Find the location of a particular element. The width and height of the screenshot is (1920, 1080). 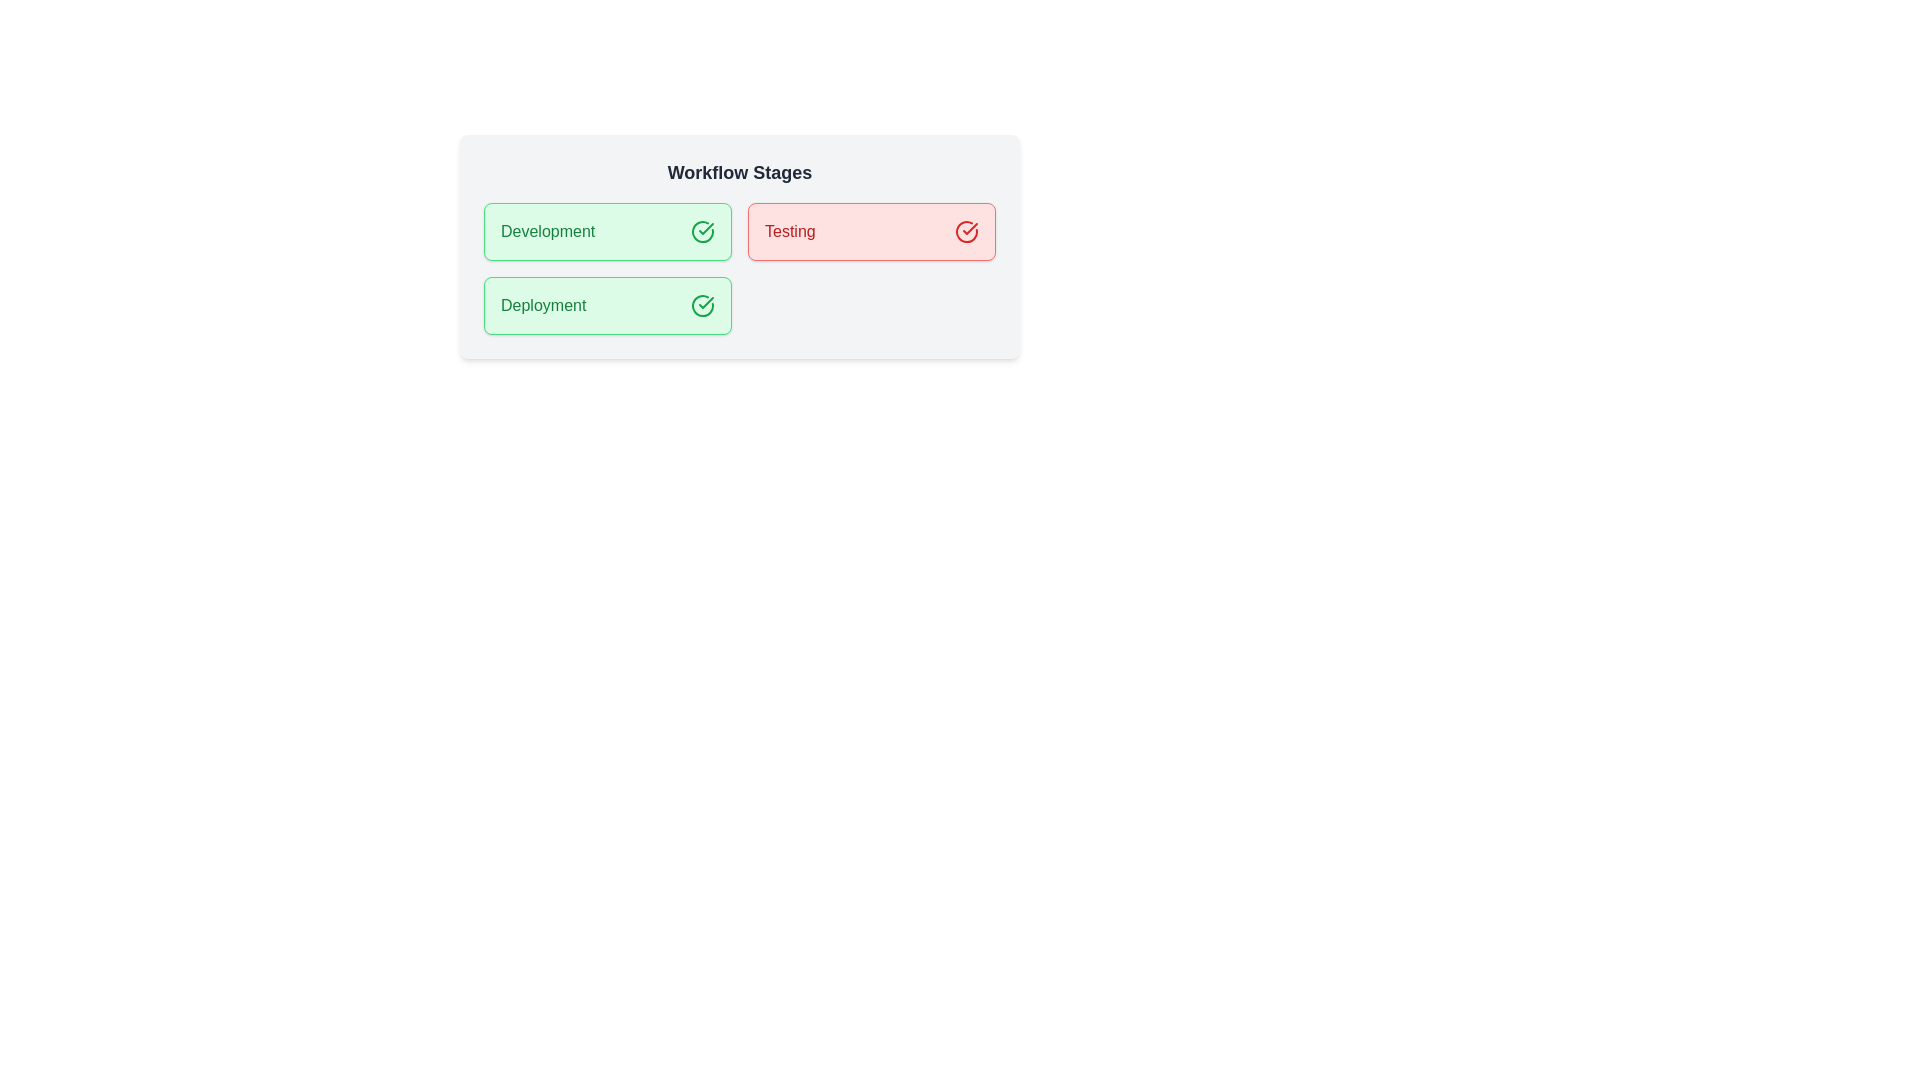

the 'Deployment' informational card in the workflow visualization, which is located in the second row under 'Workflow Stages' is located at coordinates (607, 305).